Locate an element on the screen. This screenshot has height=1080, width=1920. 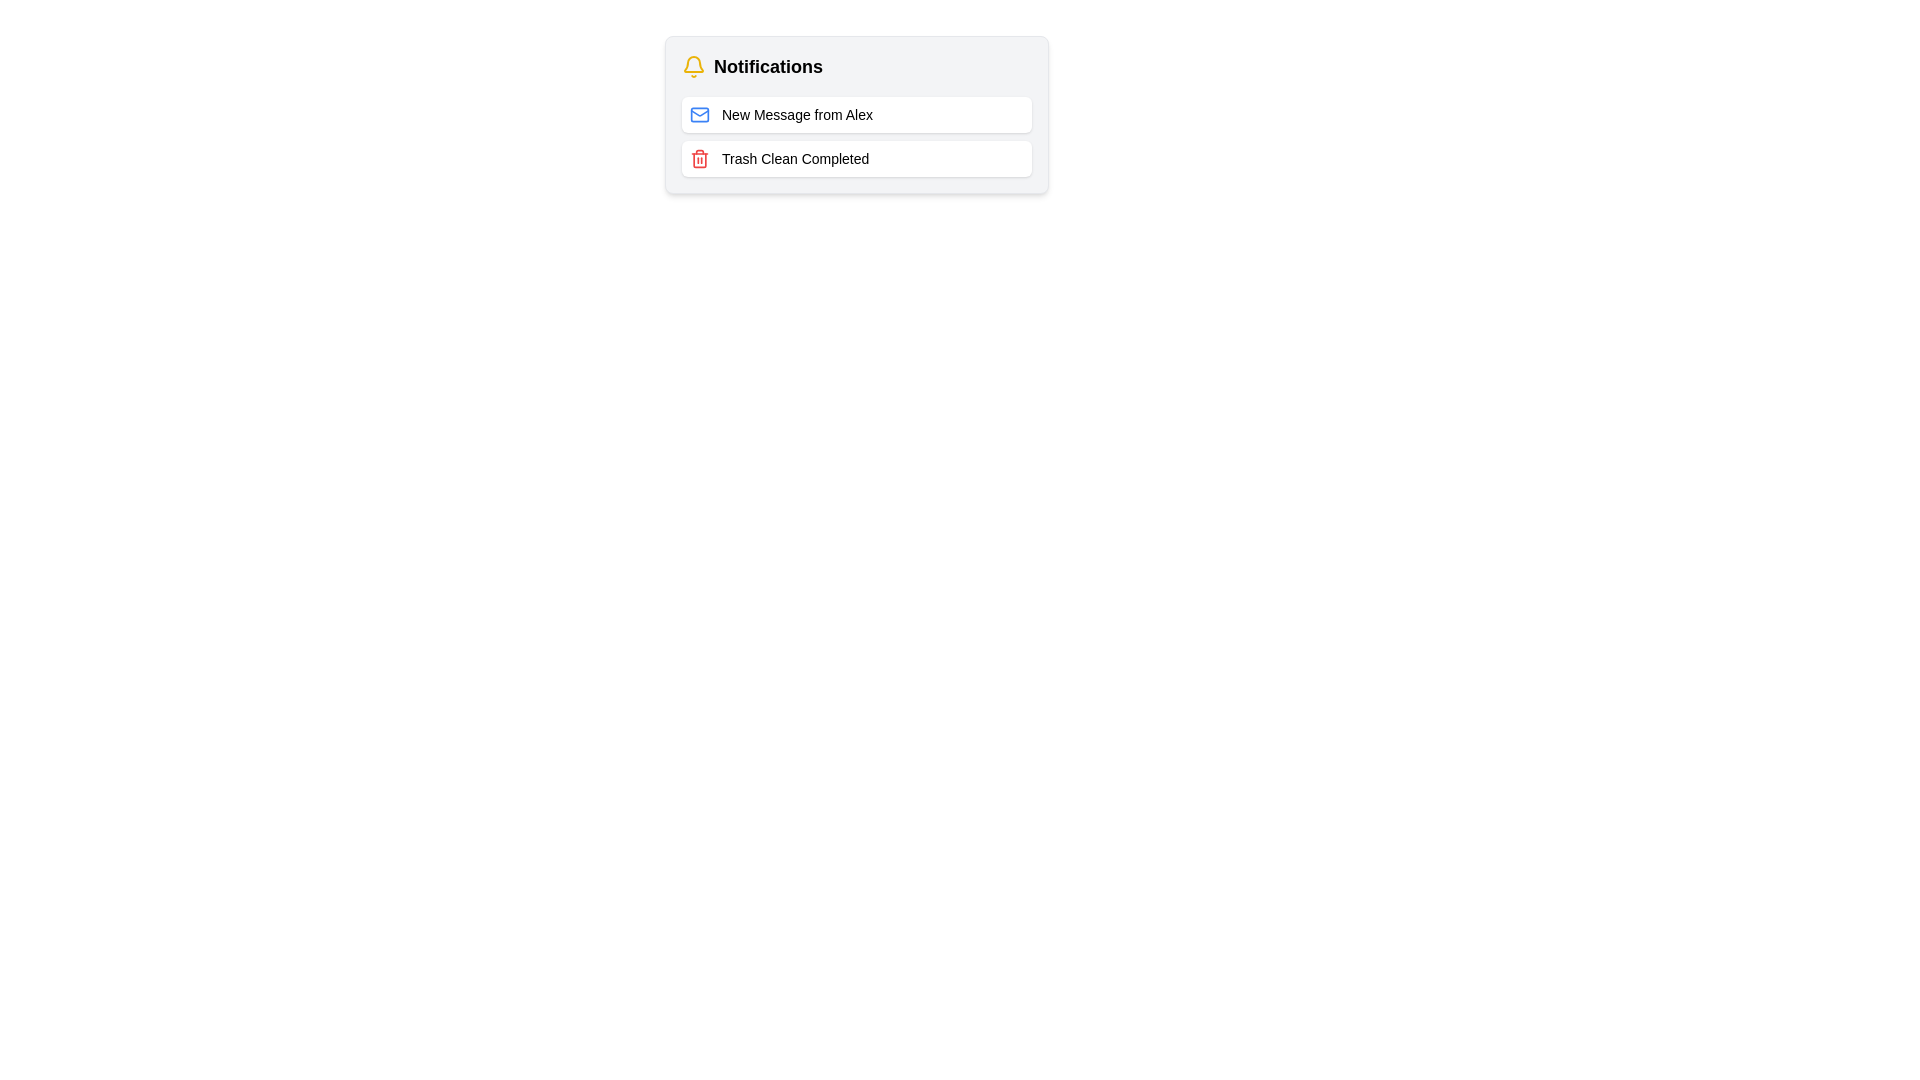
the notification icon to open the notification details is located at coordinates (694, 65).